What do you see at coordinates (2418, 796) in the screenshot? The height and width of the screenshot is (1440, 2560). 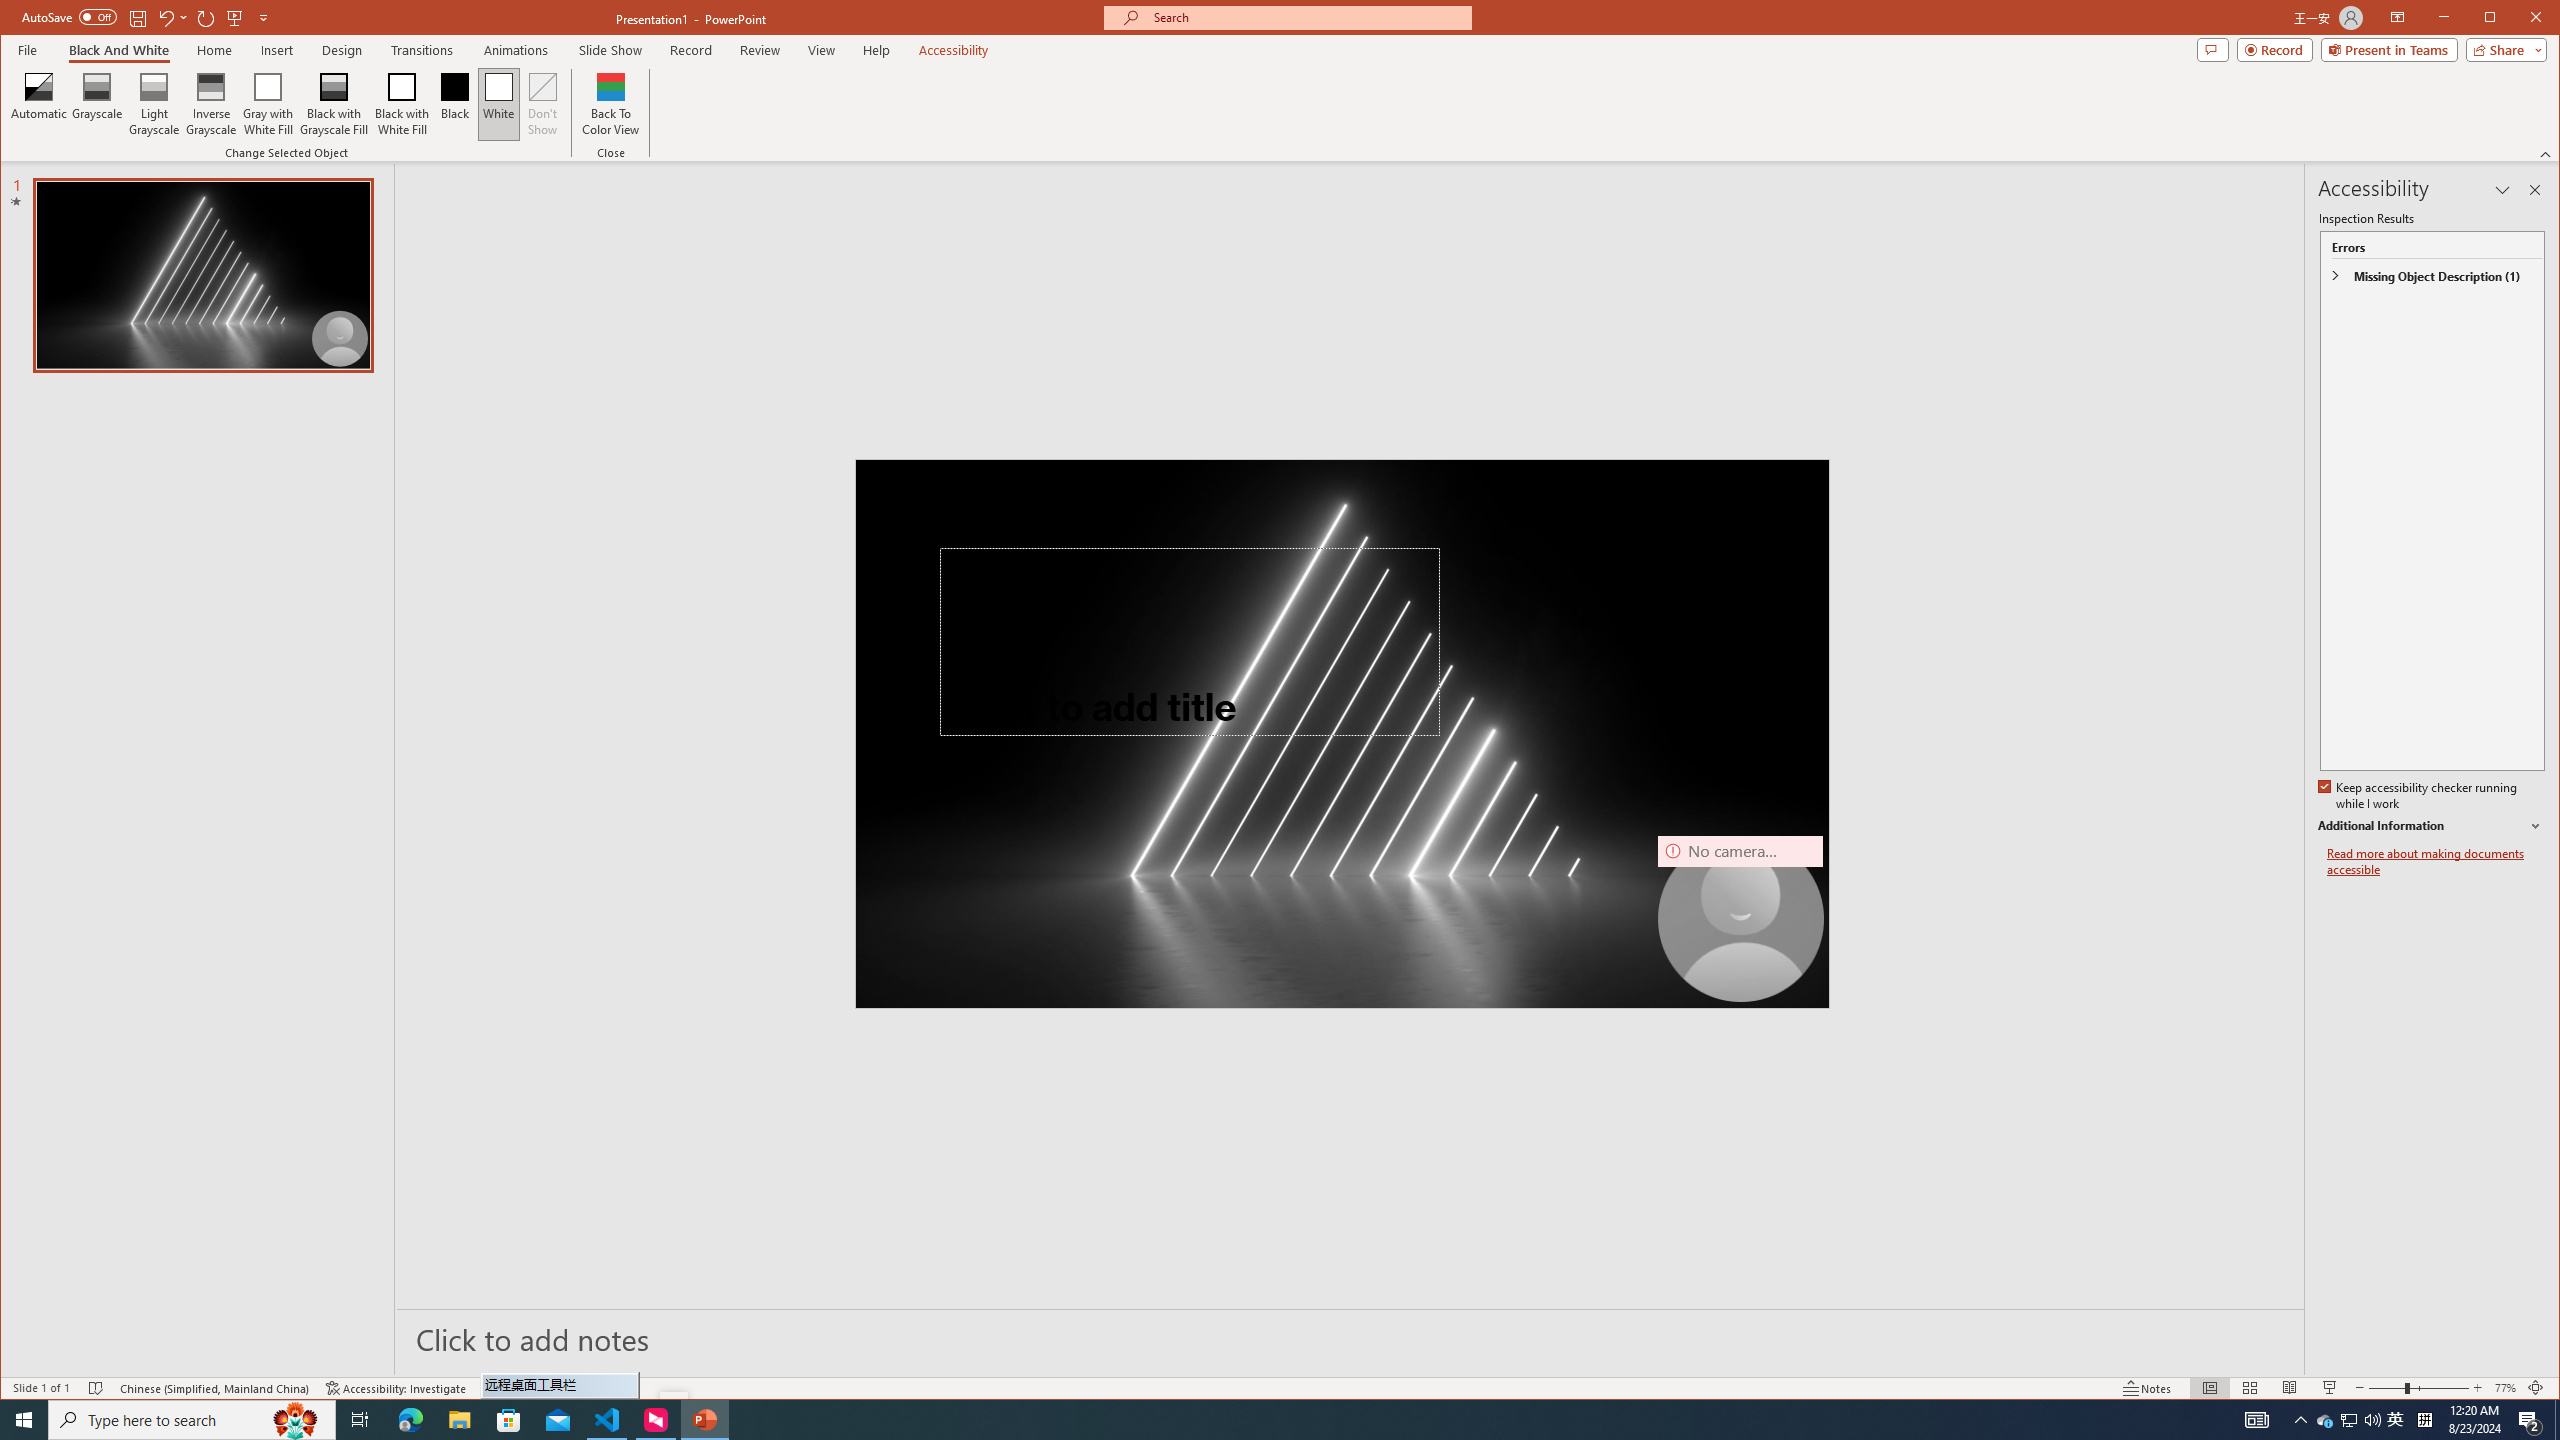 I see `'Keep accessibility checker running while I work'` at bounding box center [2418, 796].